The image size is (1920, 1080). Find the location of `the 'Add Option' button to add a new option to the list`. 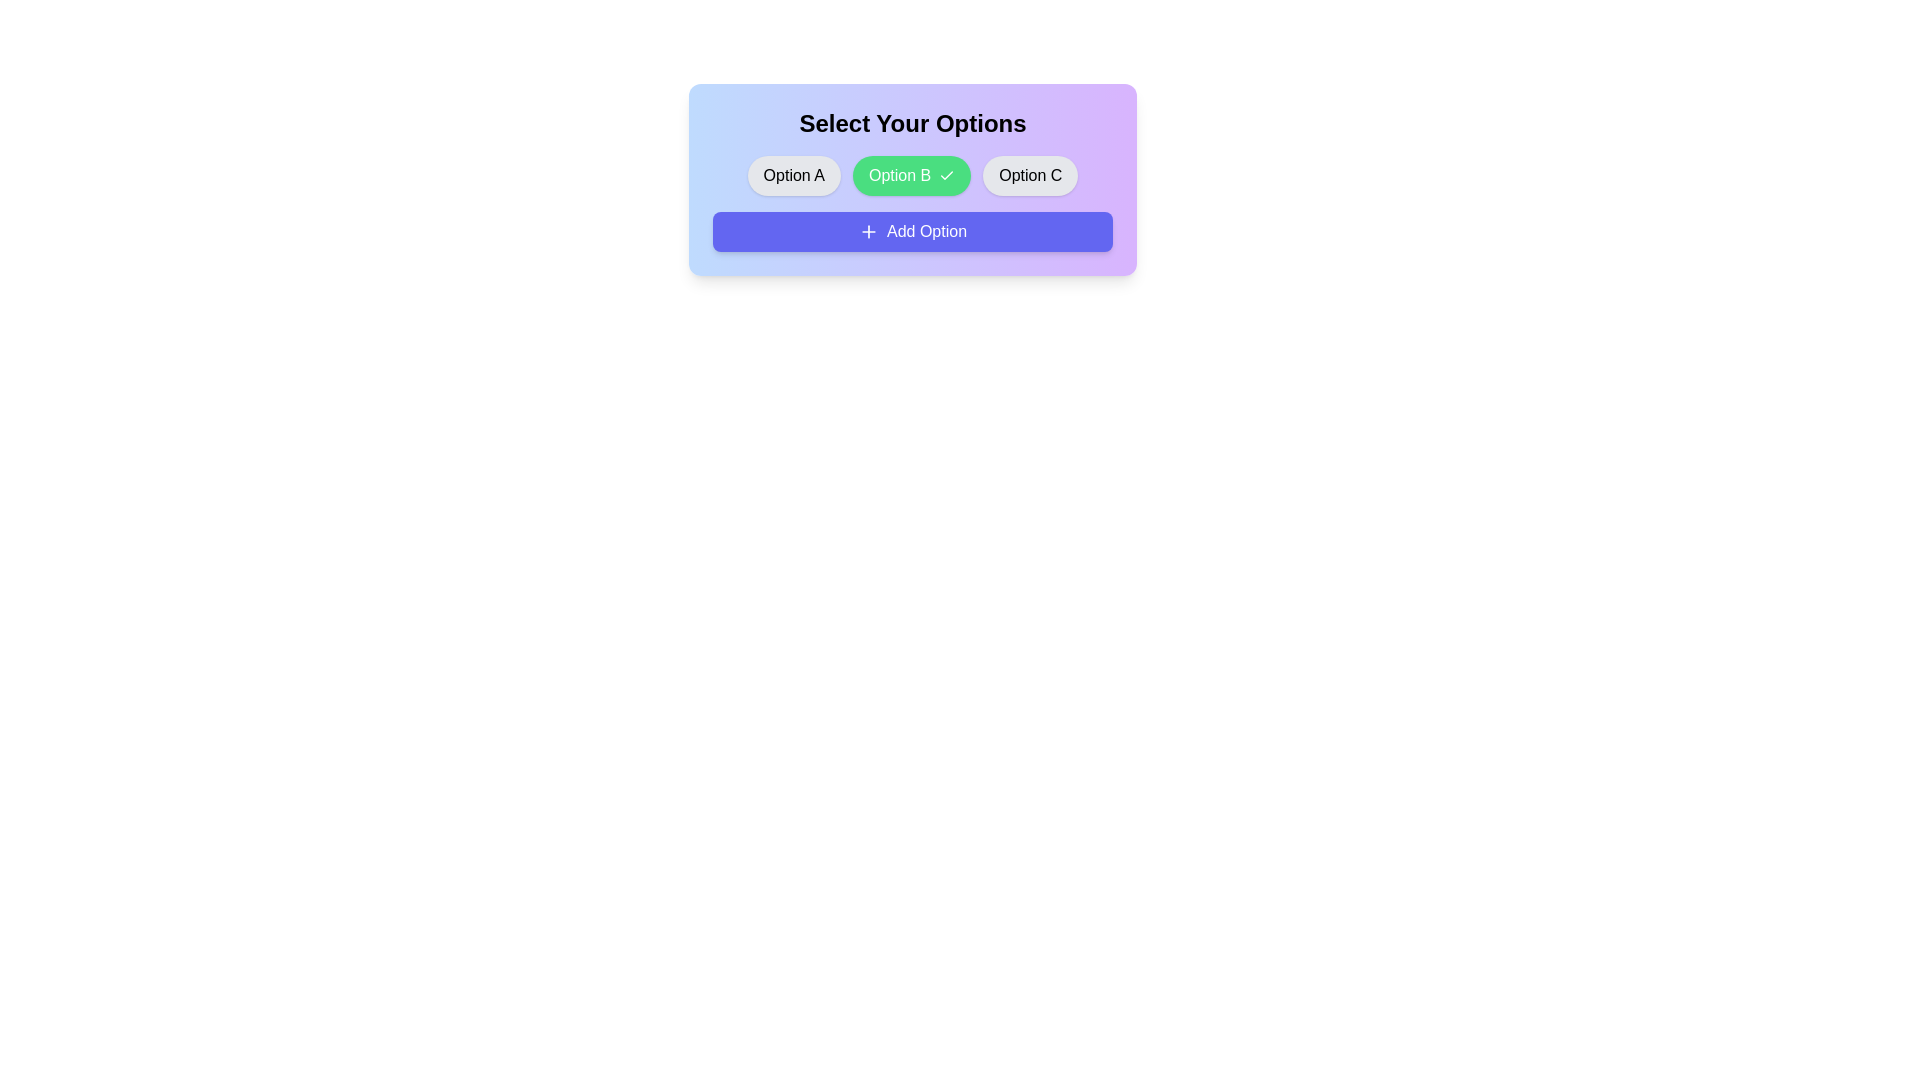

the 'Add Option' button to add a new option to the list is located at coordinates (911, 230).